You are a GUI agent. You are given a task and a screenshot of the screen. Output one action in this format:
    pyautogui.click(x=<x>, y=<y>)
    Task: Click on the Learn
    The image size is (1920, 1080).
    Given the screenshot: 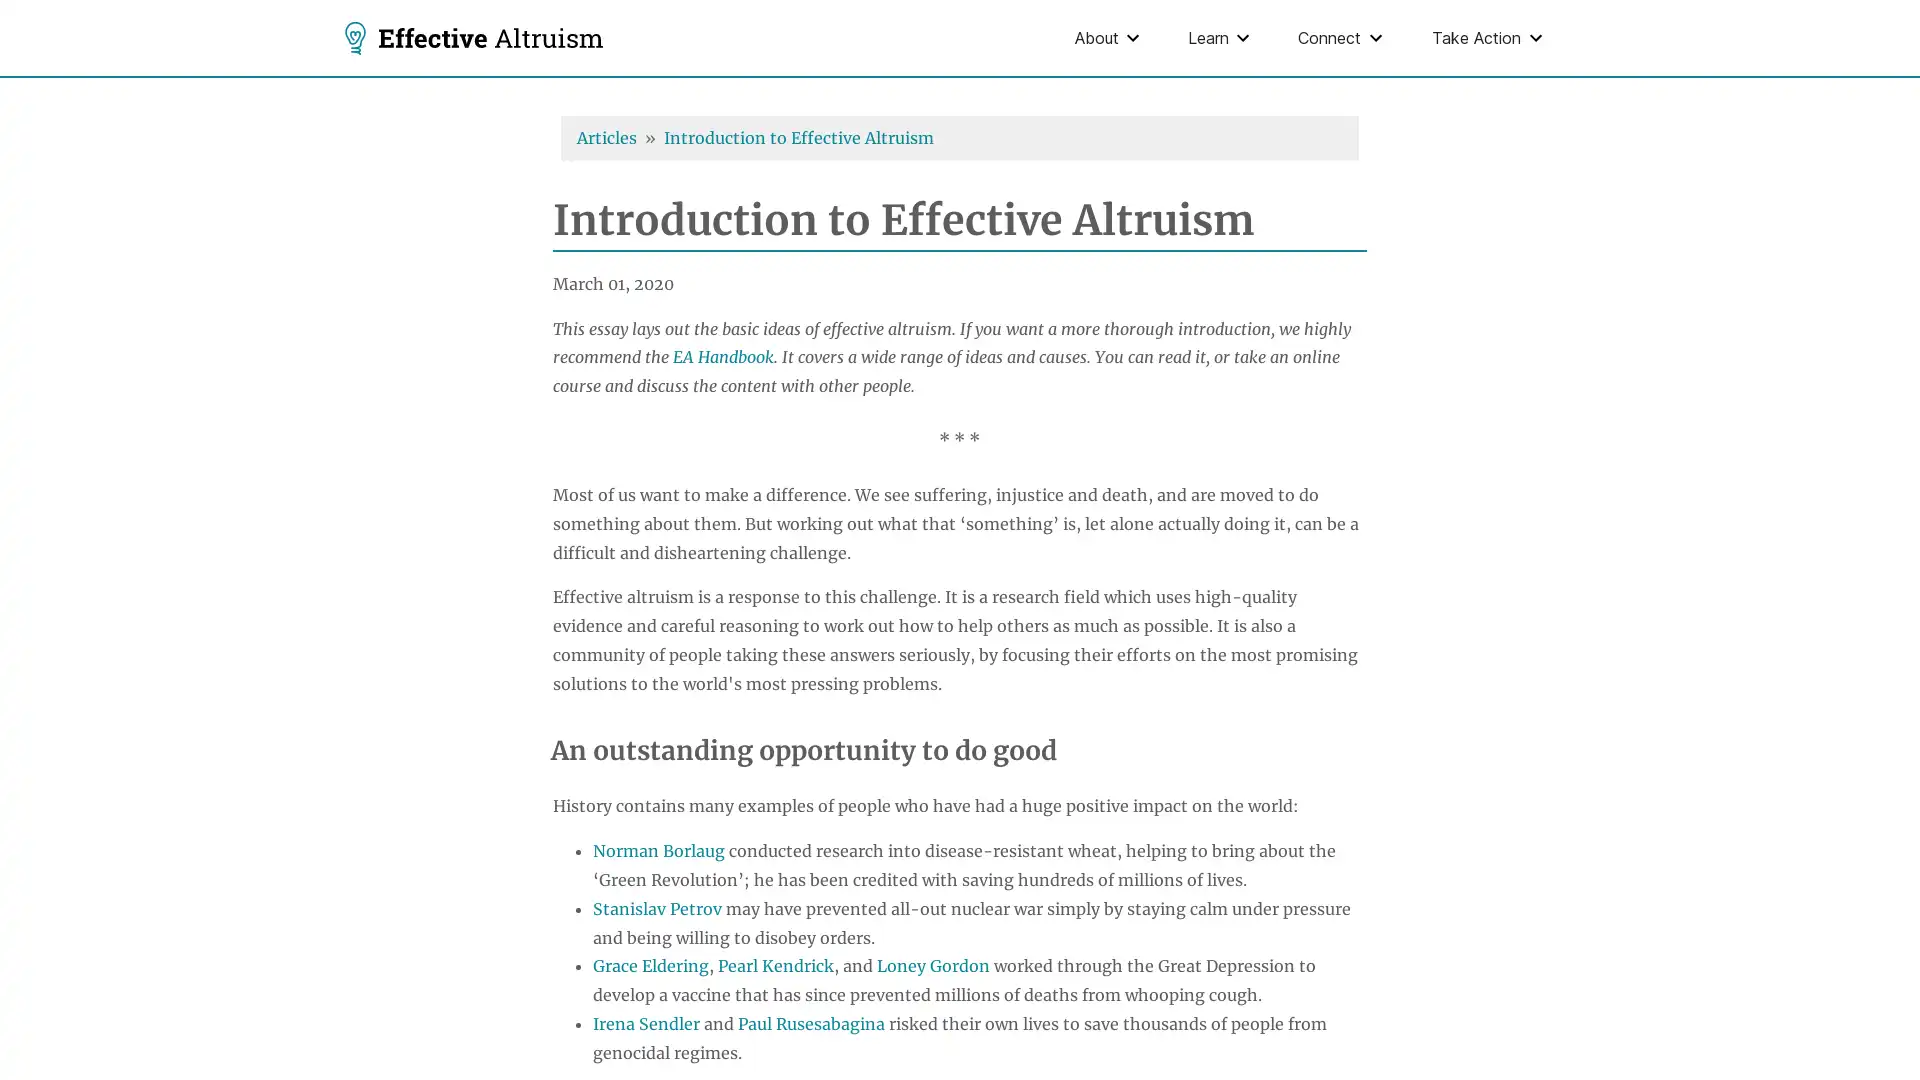 What is the action you would take?
    pyautogui.click(x=1218, y=38)
    